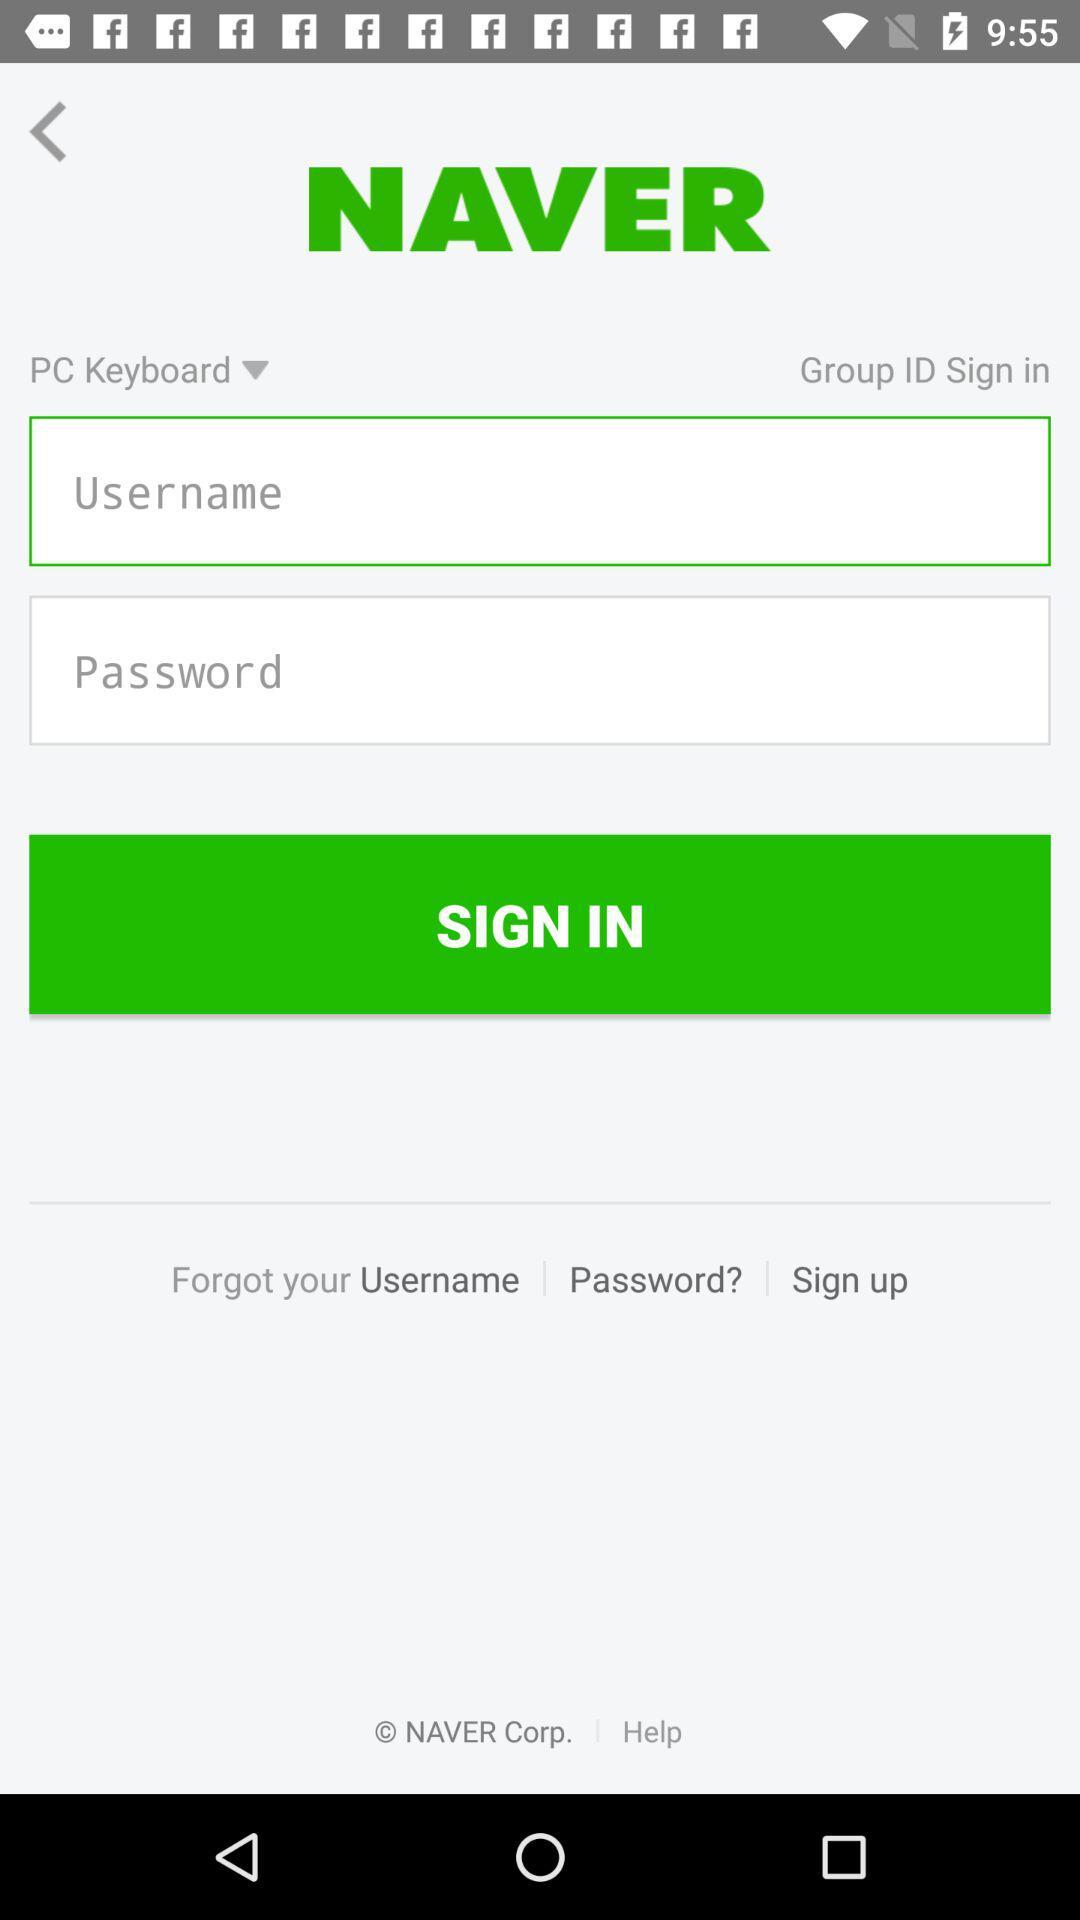  What do you see at coordinates (65, 130) in the screenshot?
I see `the arrow_backward icon` at bounding box center [65, 130].